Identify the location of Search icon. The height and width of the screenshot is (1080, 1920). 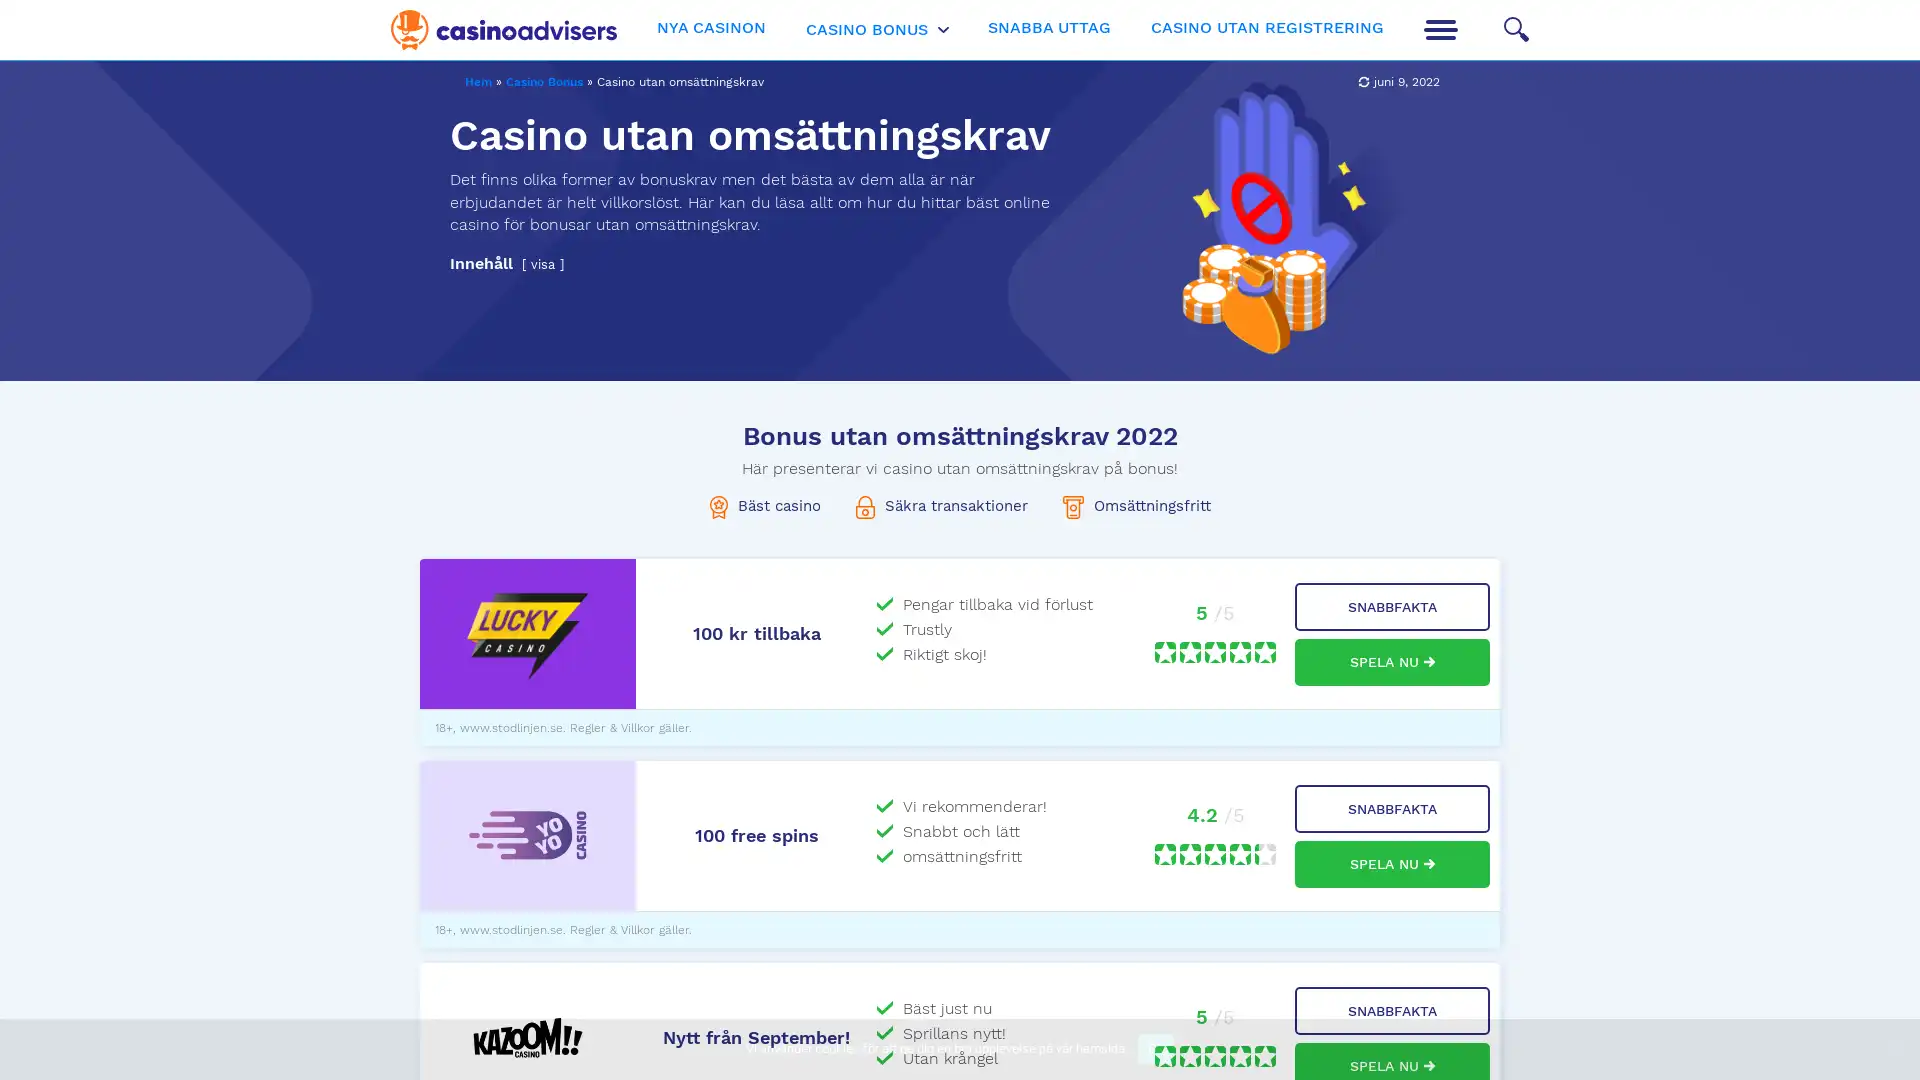
(1516, 29).